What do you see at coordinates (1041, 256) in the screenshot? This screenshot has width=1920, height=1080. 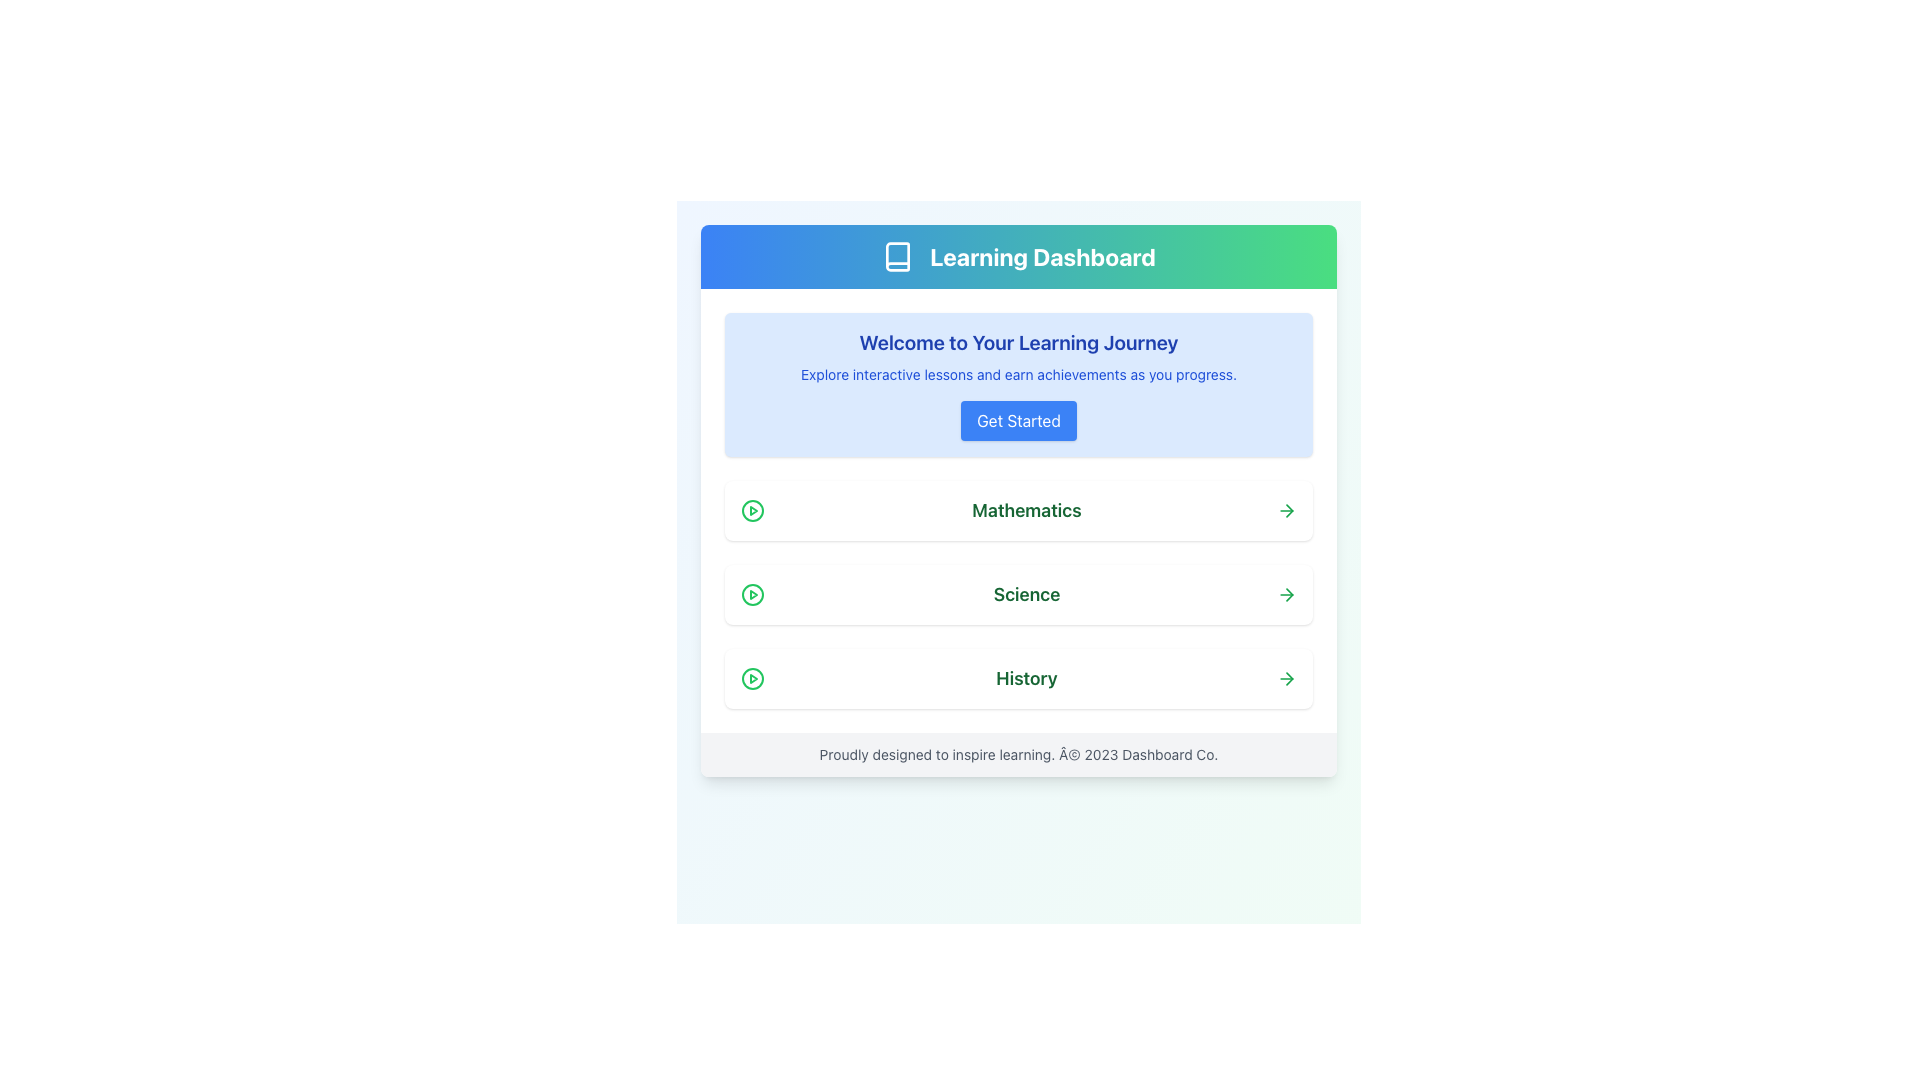 I see `the text label in the header section, which serves as the title or heading for the page, located centrally to the right of a book icon` at bounding box center [1041, 256].